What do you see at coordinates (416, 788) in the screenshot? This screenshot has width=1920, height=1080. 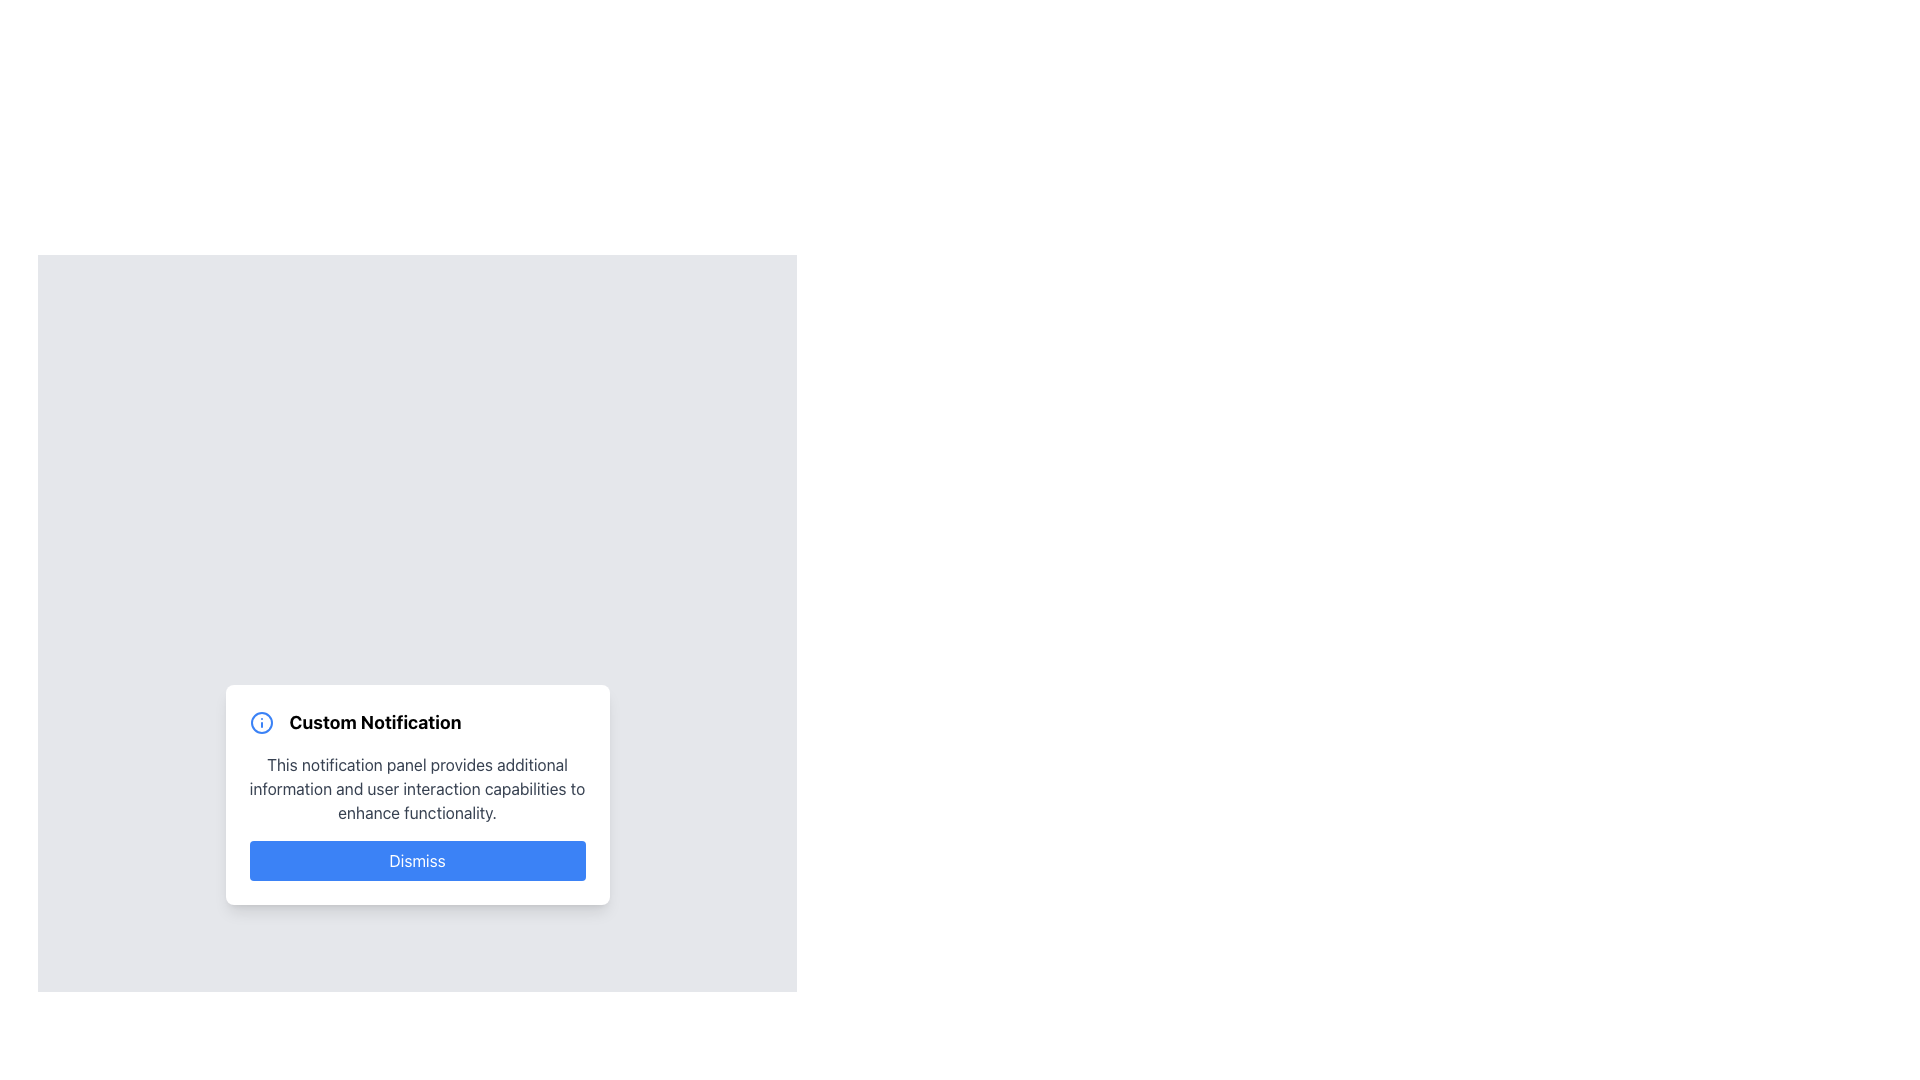 I see `the static text element that provides additional details about the associated notification, located below the 'Custom Notification' header and above the 'Dismiss' button` at bounding box center [416, 788].